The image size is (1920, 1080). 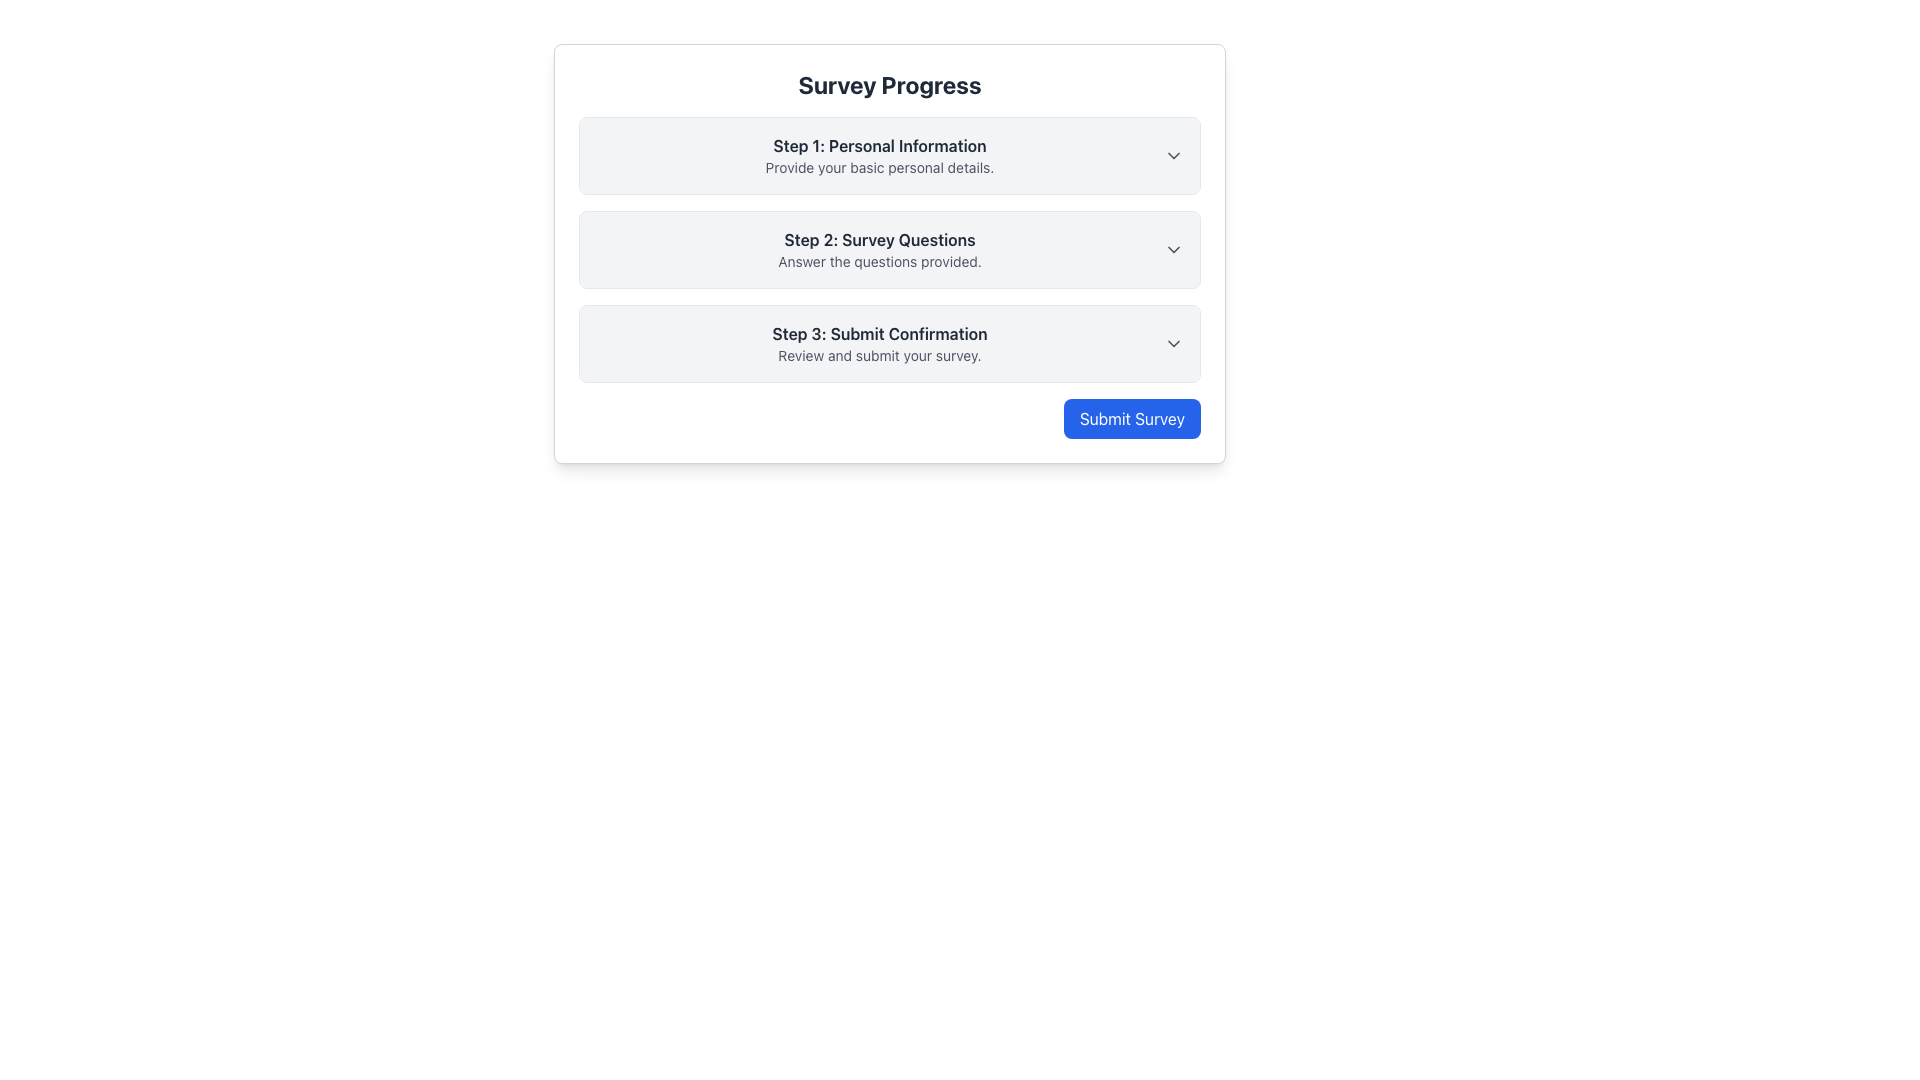 I want to click on the informational text section titled 'Step 2: Survey Questions' located centrally between the 'Survey Progress' header and the 'Submit Survey' button, so click(x=888, y=253).